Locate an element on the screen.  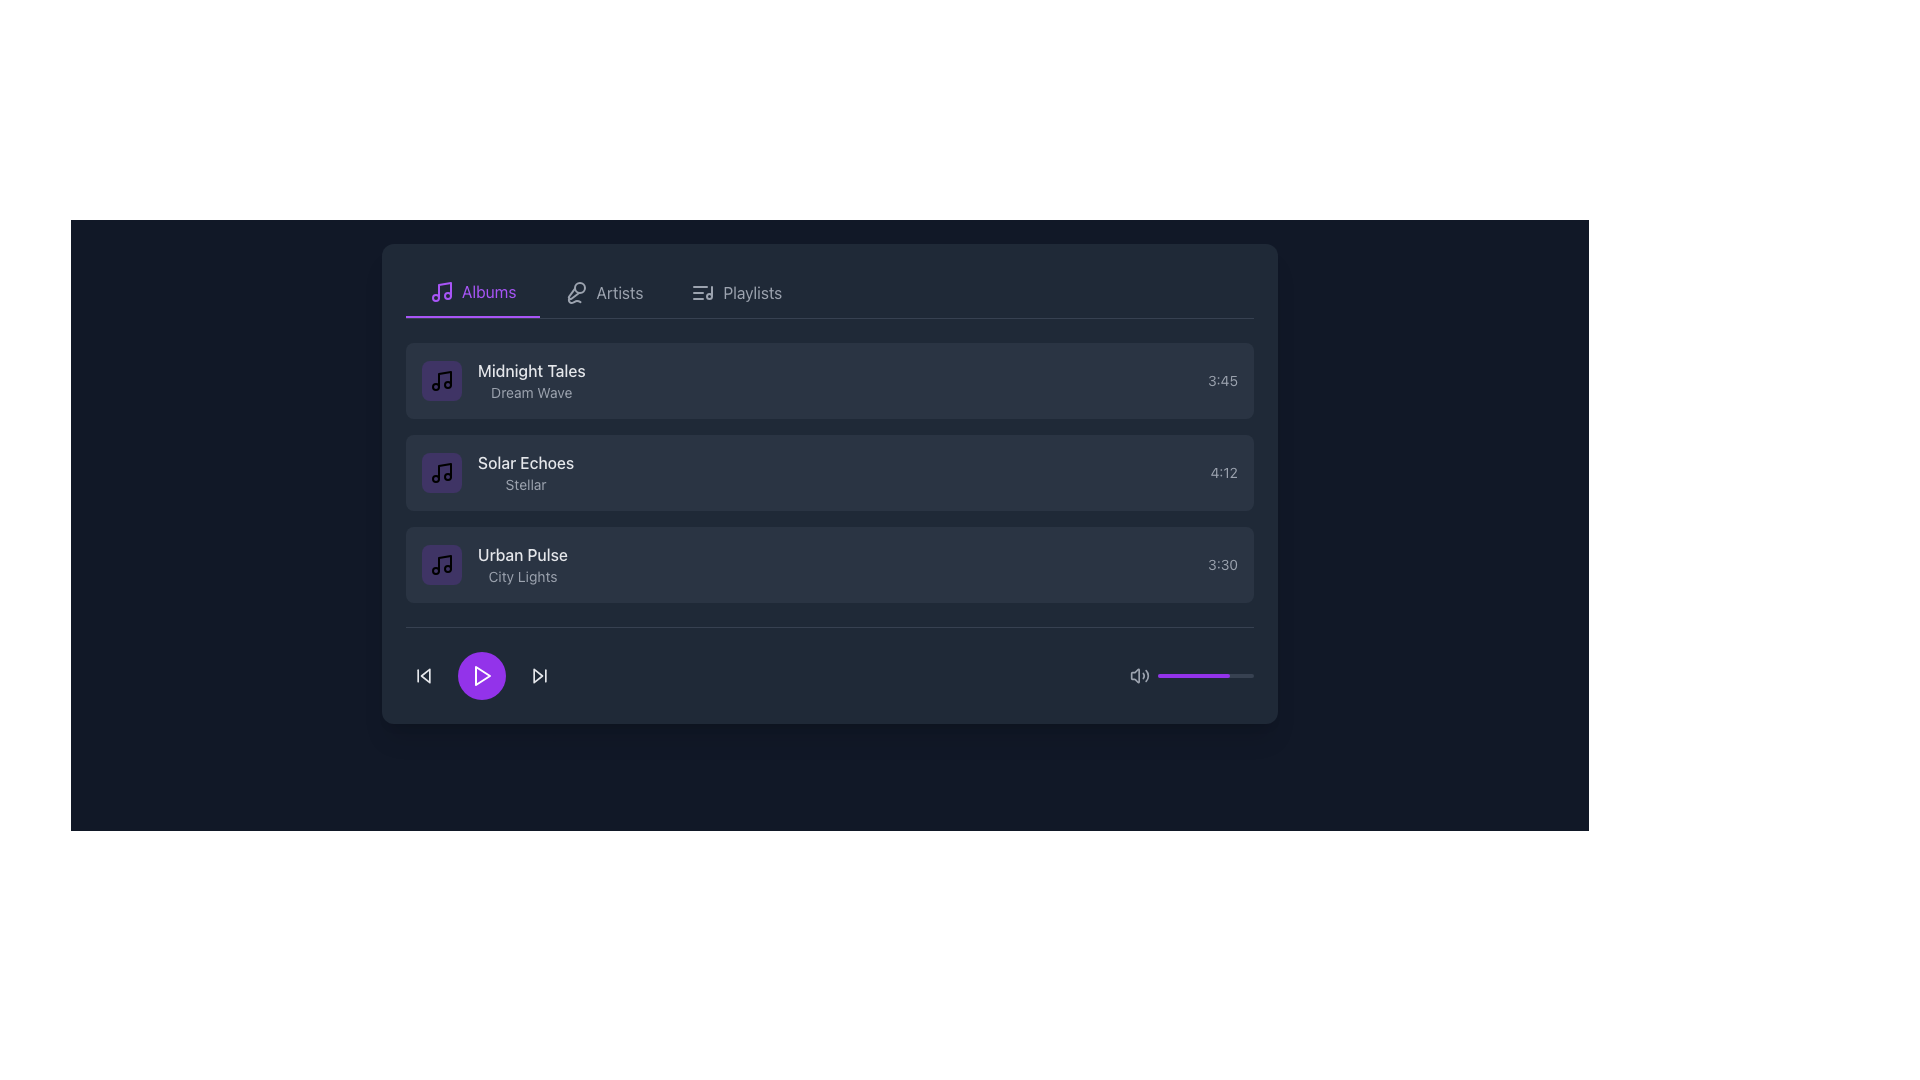
the triangular arrow icon representing the 'skip back' button in the multimedia control bar to skip back to the previous track or start the current track is located at coordinates (424, 675).